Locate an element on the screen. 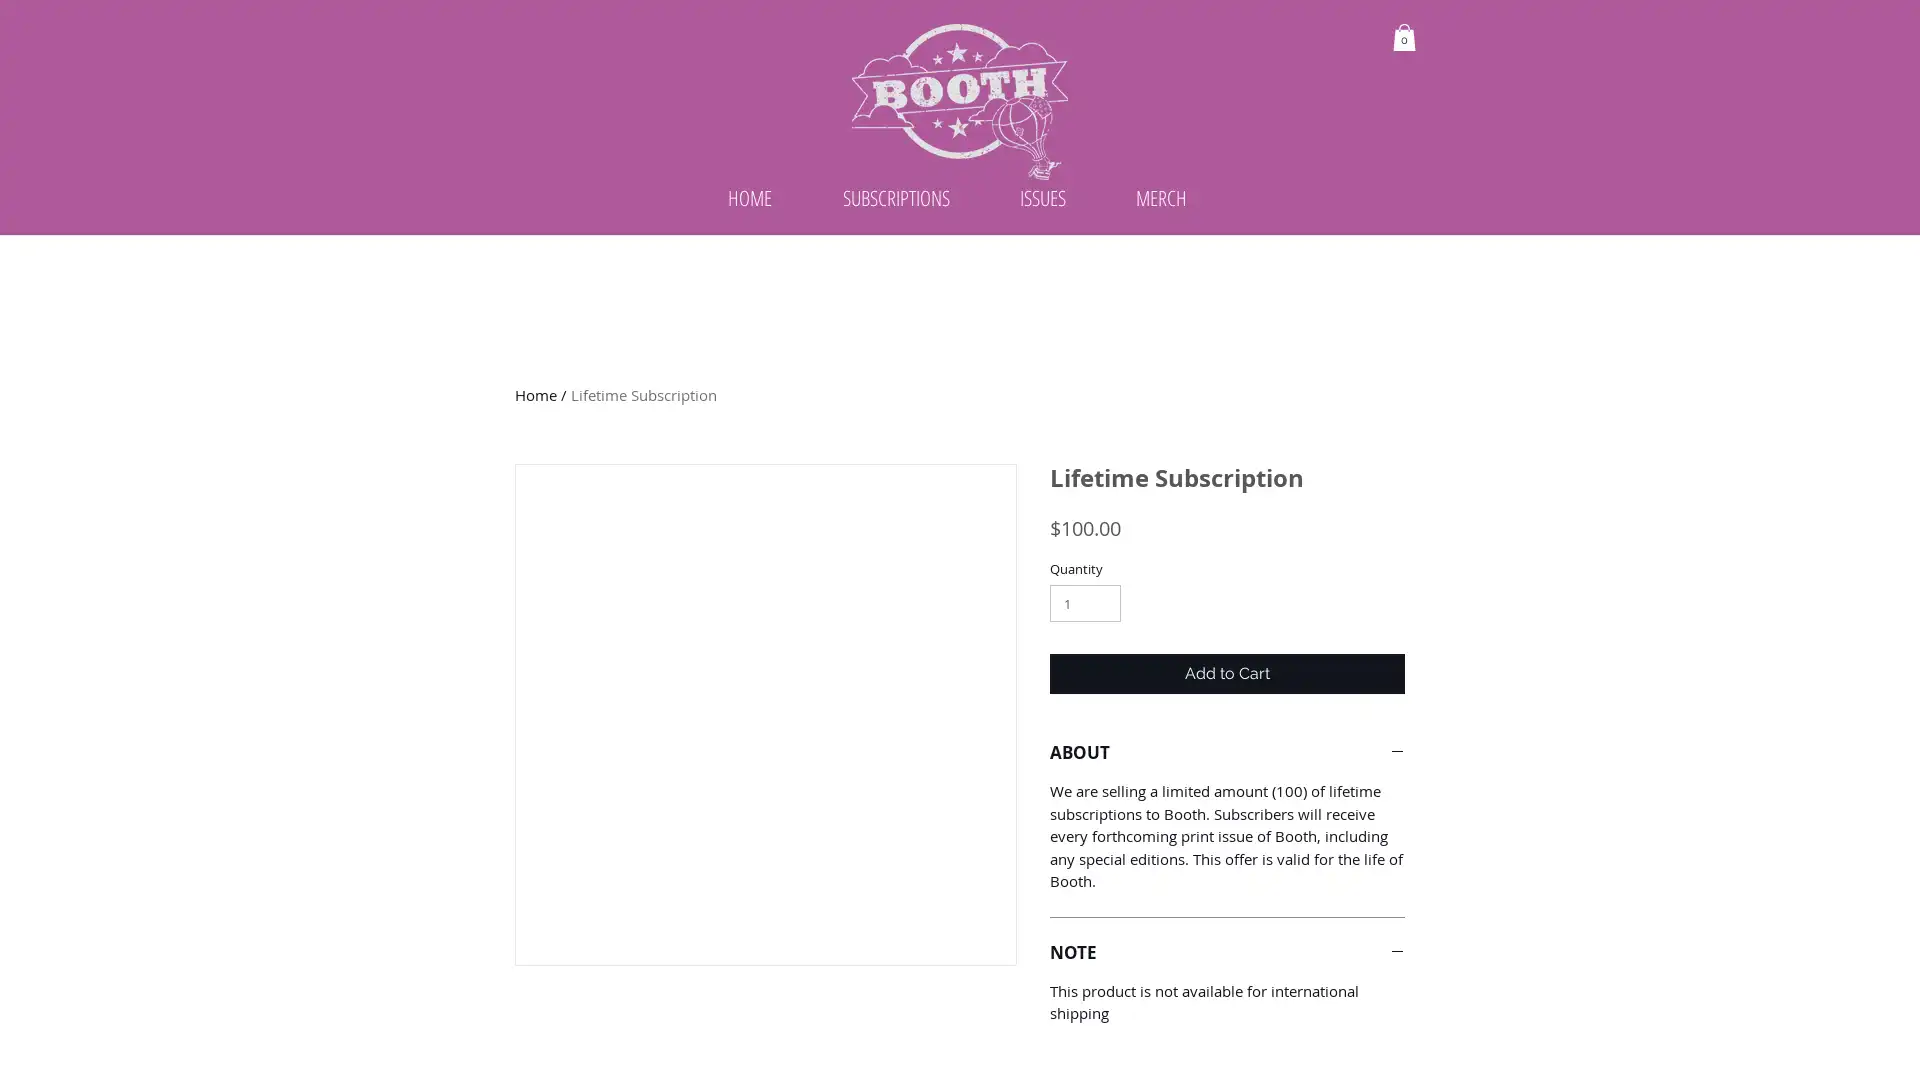 Image resolution: width=1920 pixels, height=1080 pixels. Cart with 0 items is located at coordinates (1403, 37).